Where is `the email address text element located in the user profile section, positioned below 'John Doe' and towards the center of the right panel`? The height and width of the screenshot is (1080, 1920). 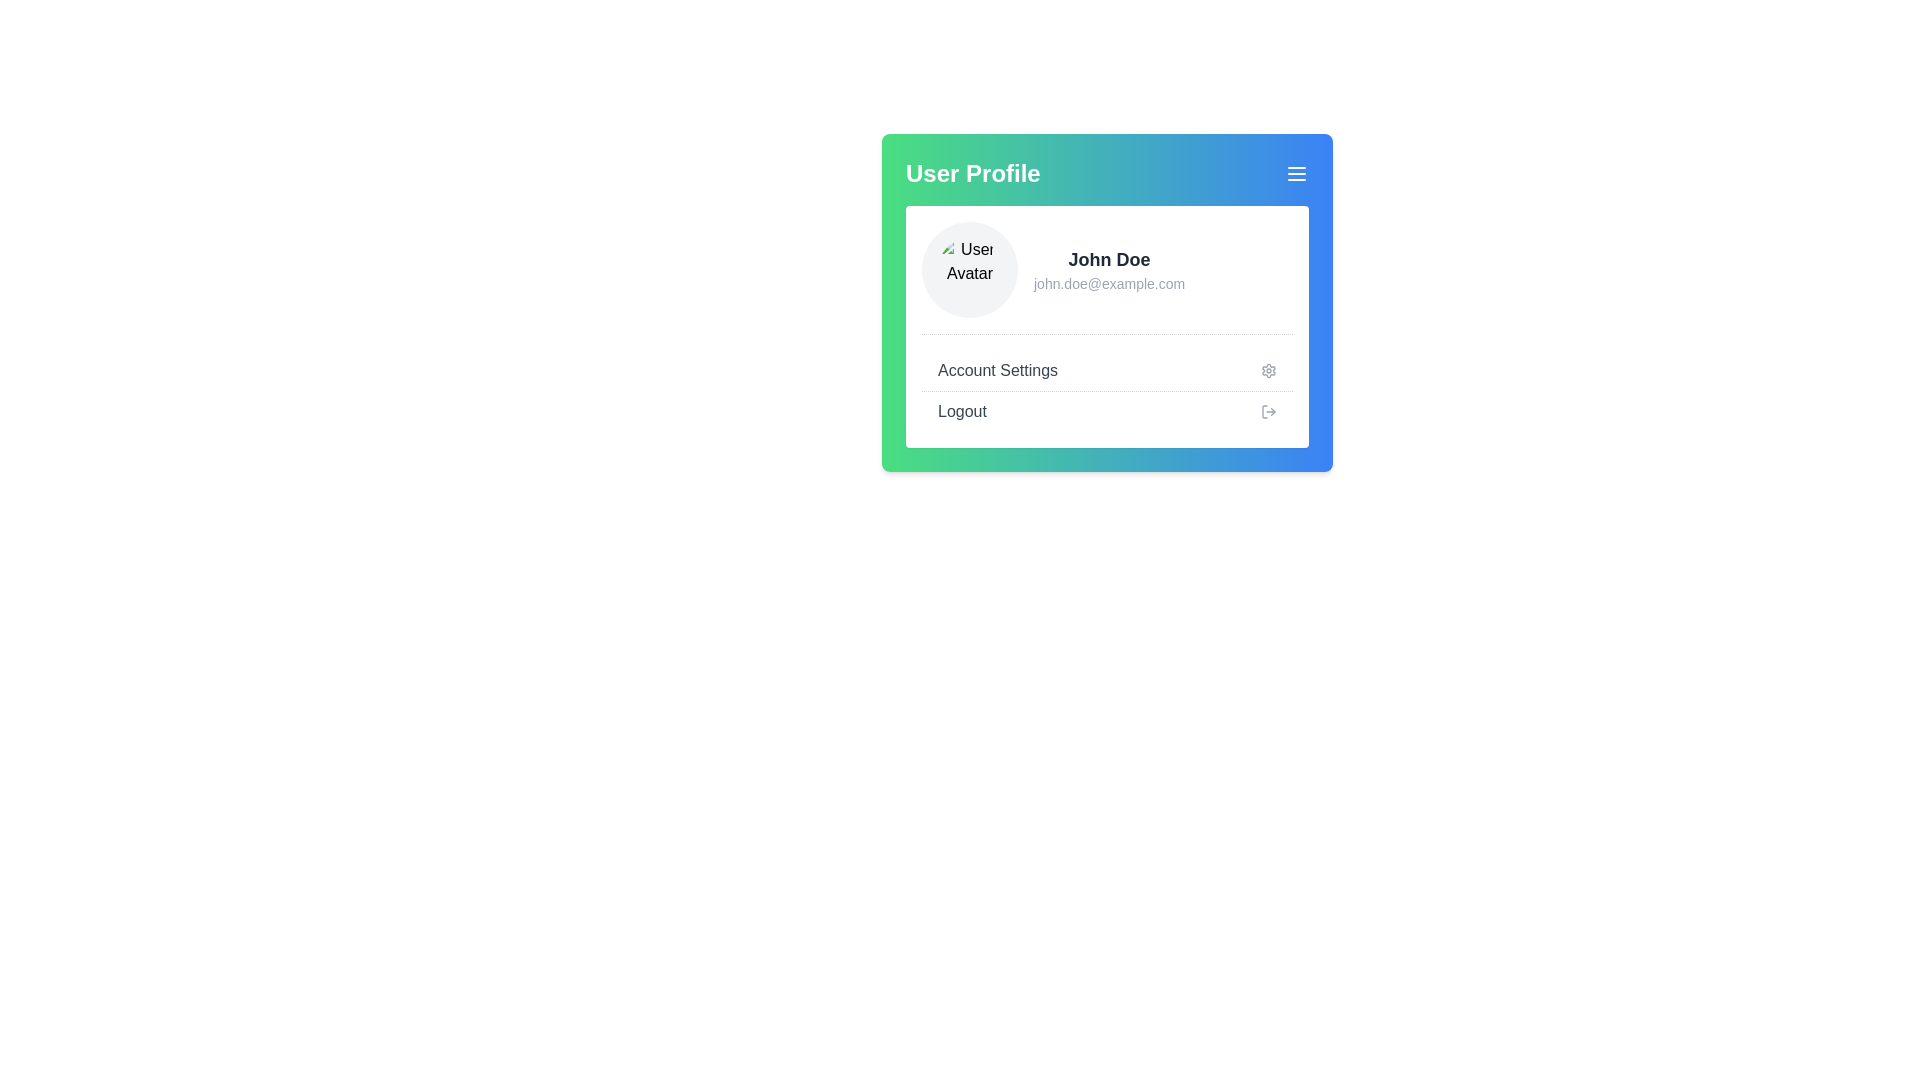 the email address text element located in the user profile section, positioned below 'John Doe' and towards the center of the right panel is located at coordinates (1108, 284).